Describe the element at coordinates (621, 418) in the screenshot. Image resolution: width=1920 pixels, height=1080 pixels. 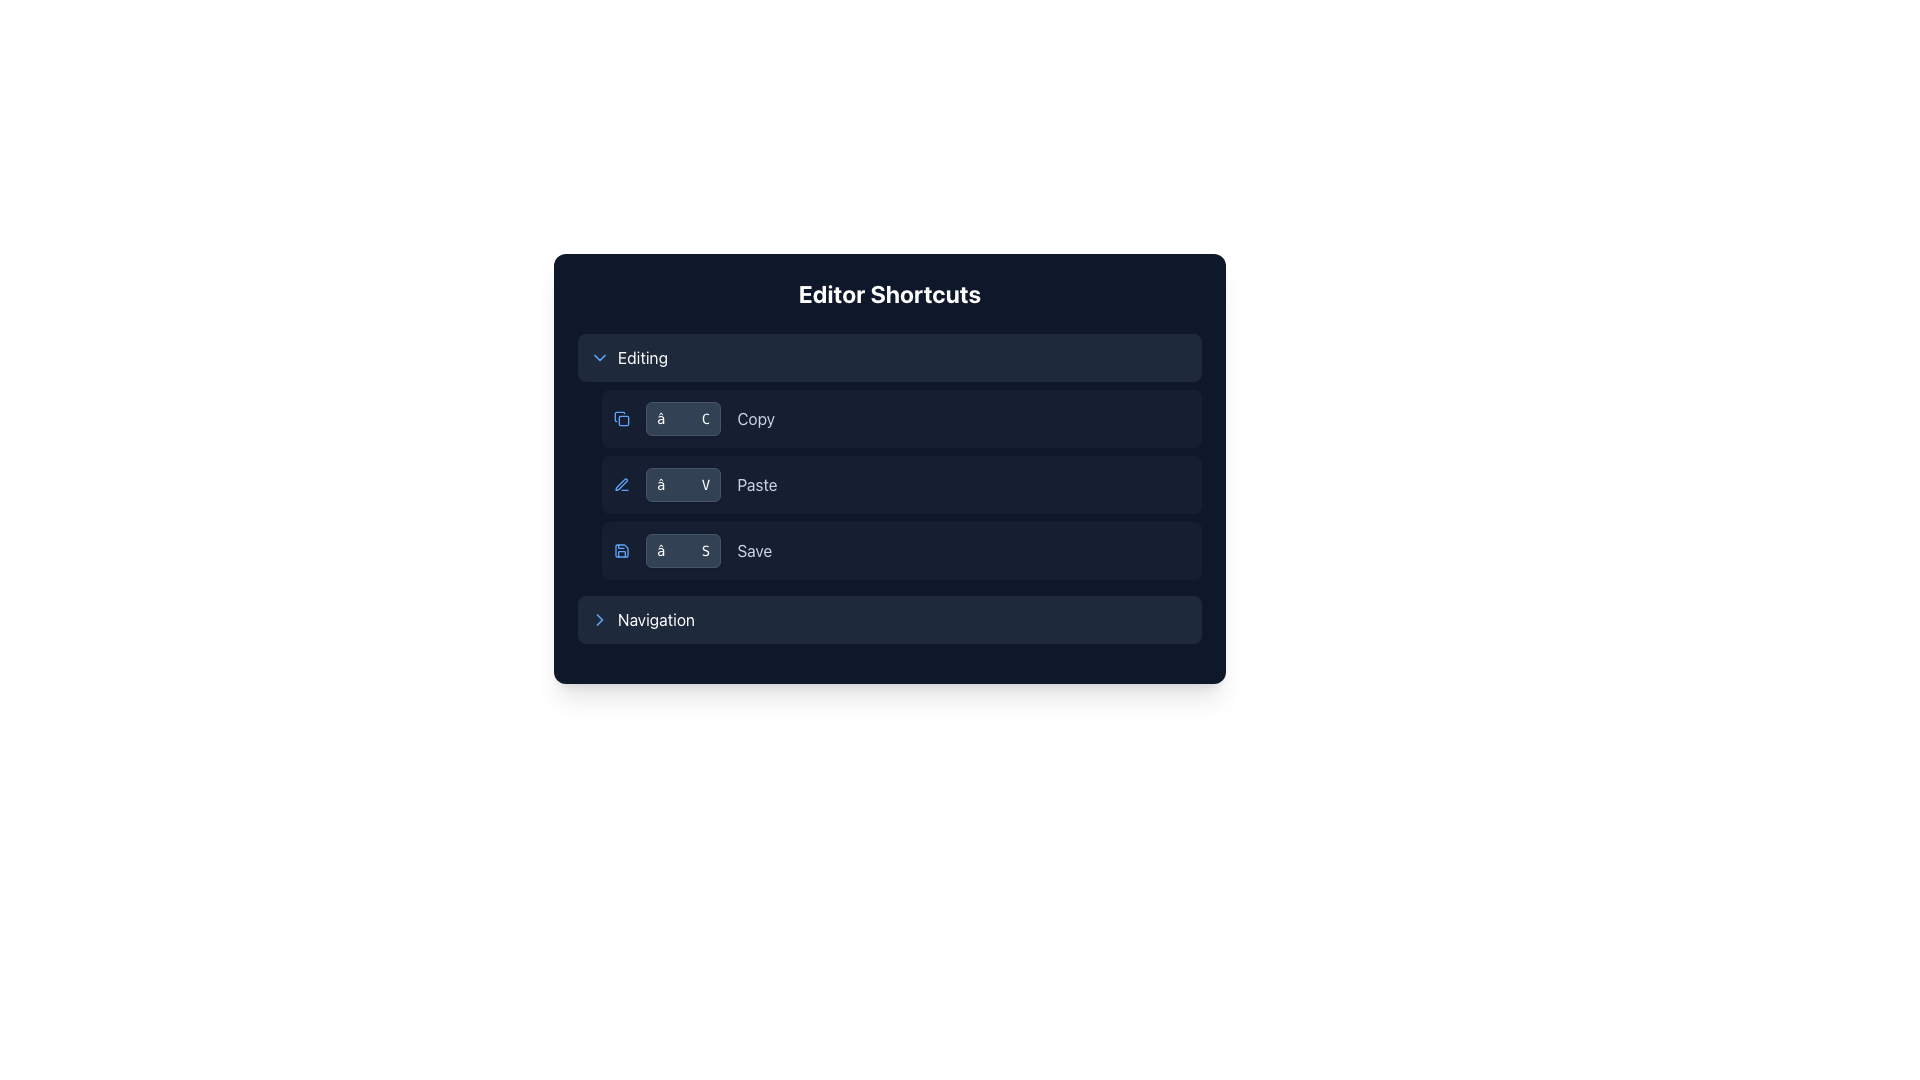
I see `the small square blue icon representing the copy action located in the top row under the 'Editing' category of the 'Editor Shortcuts' menu, which precedes the shortcut key combination '⌘ C'` at that location.